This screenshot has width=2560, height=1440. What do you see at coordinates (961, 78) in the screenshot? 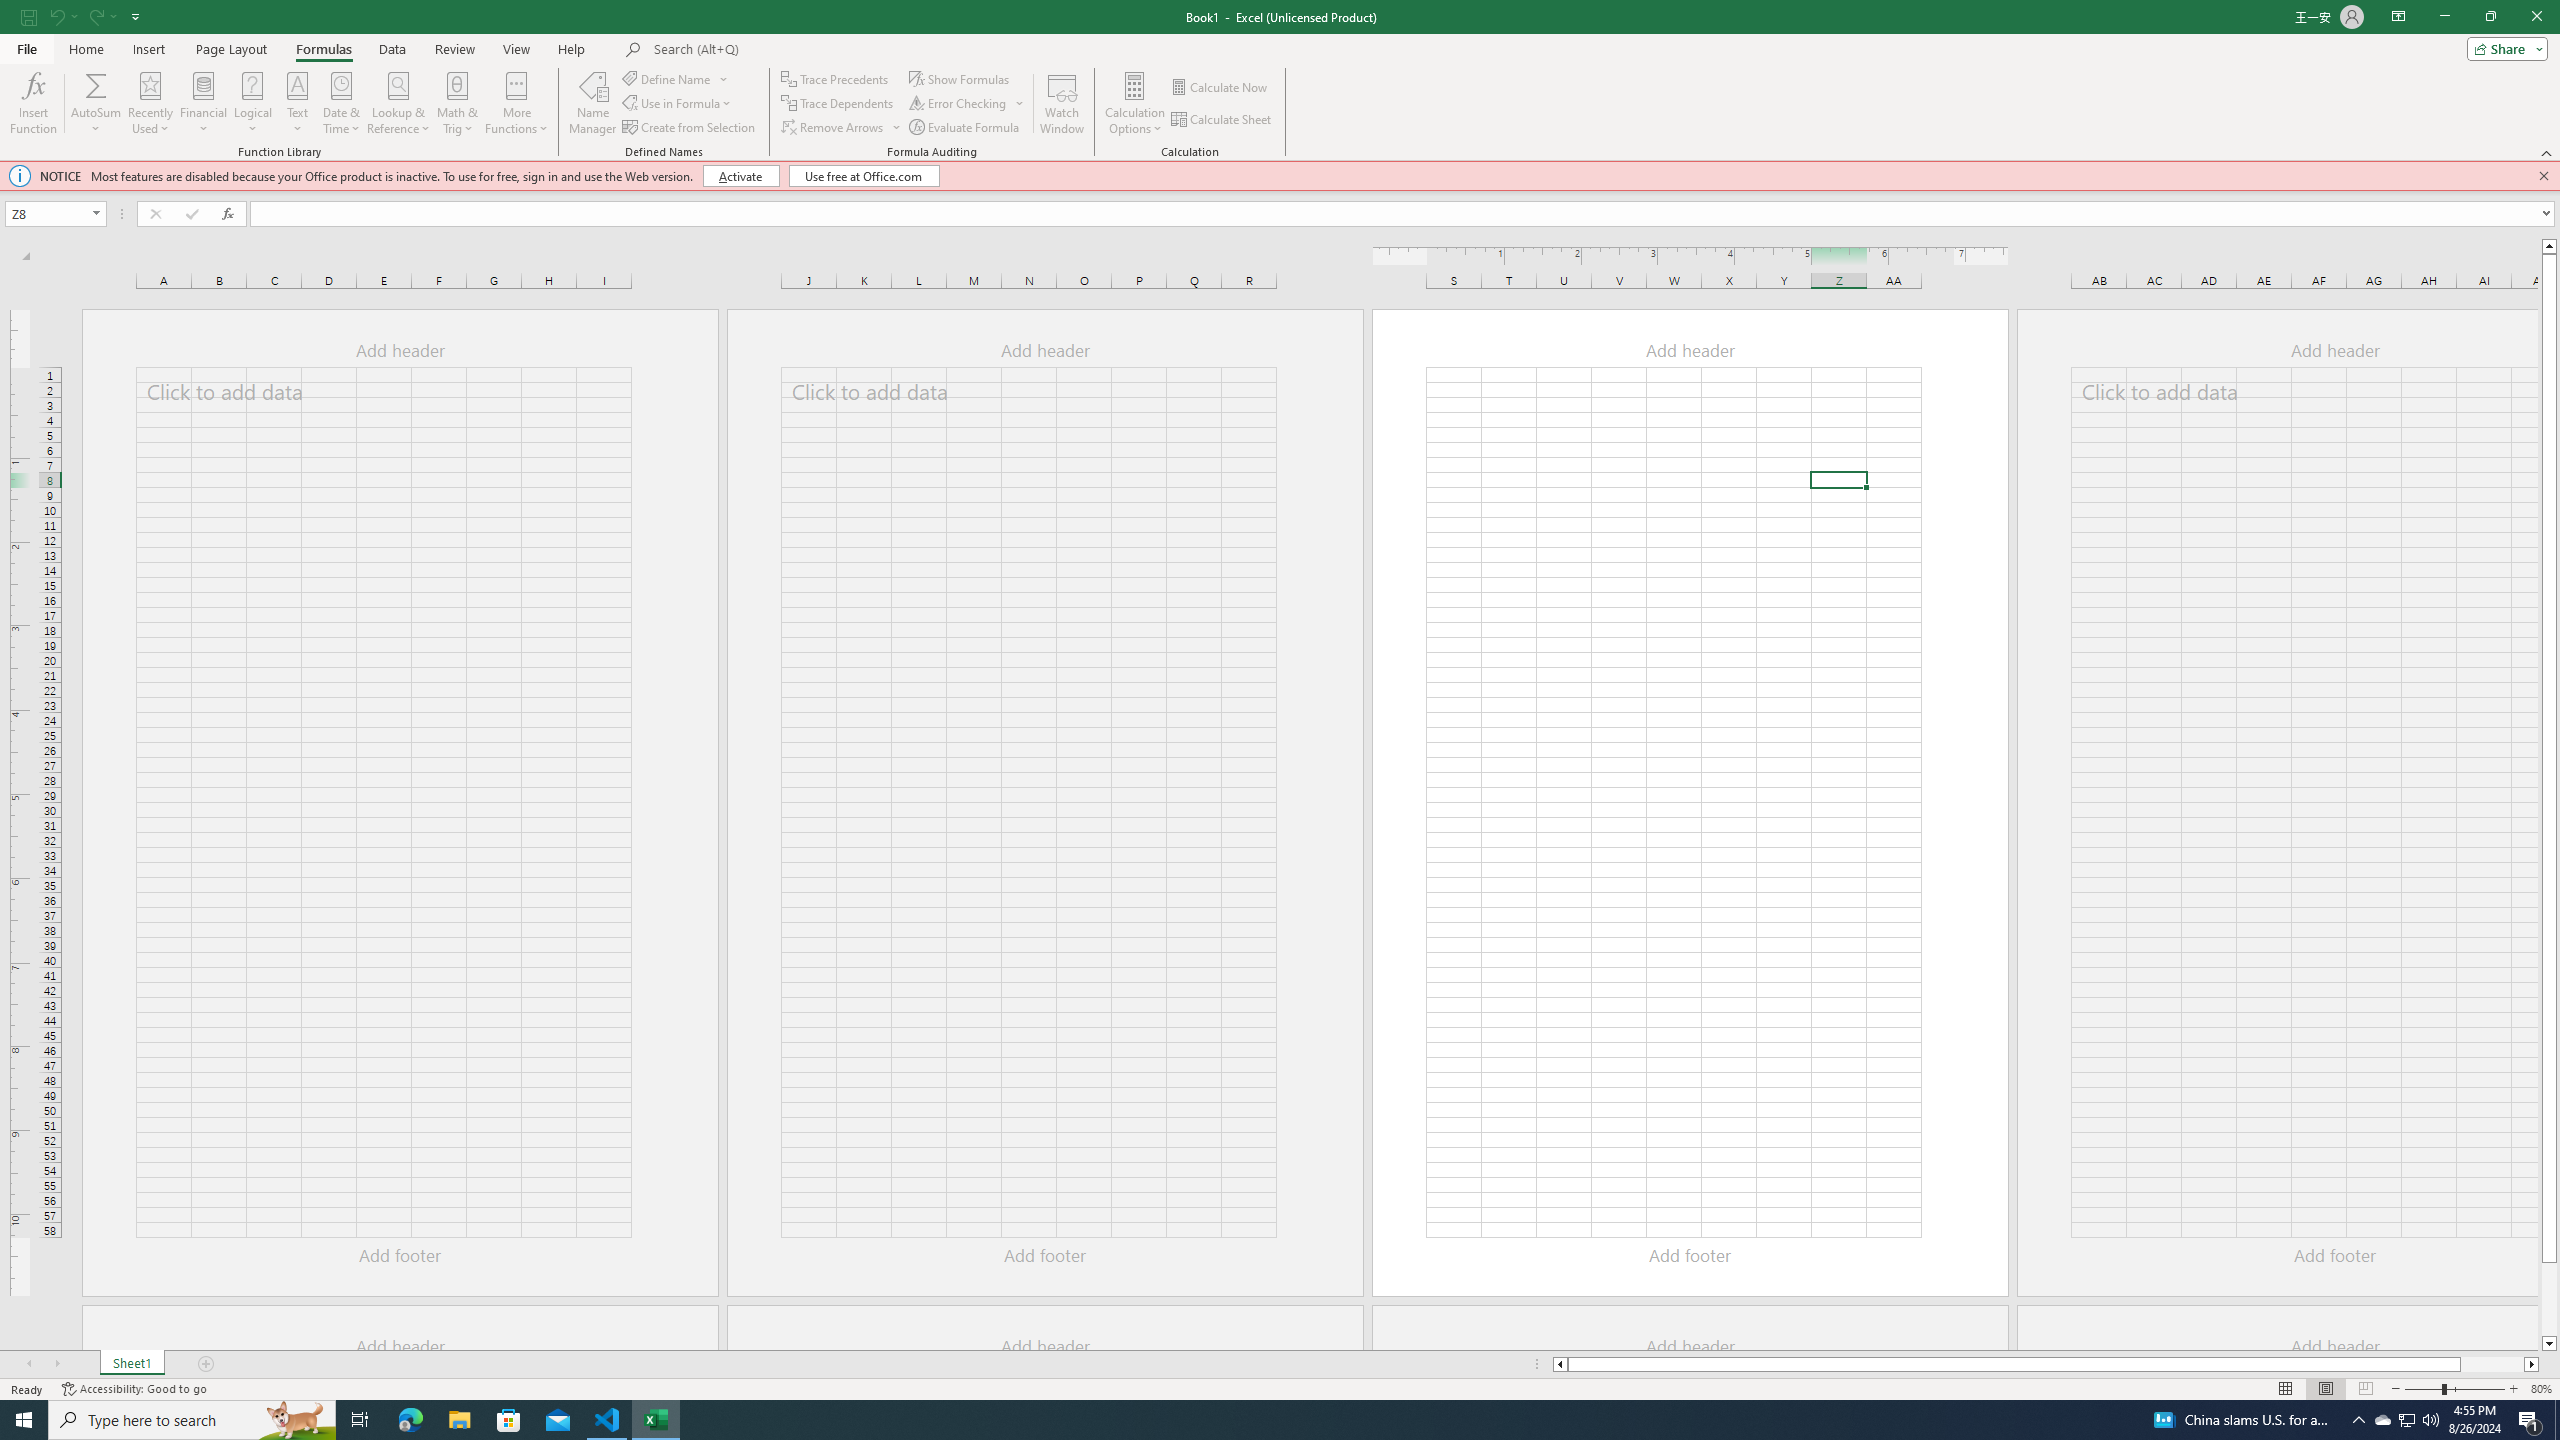
I see `'Show Formulas'` at bounding box center [961, 78].